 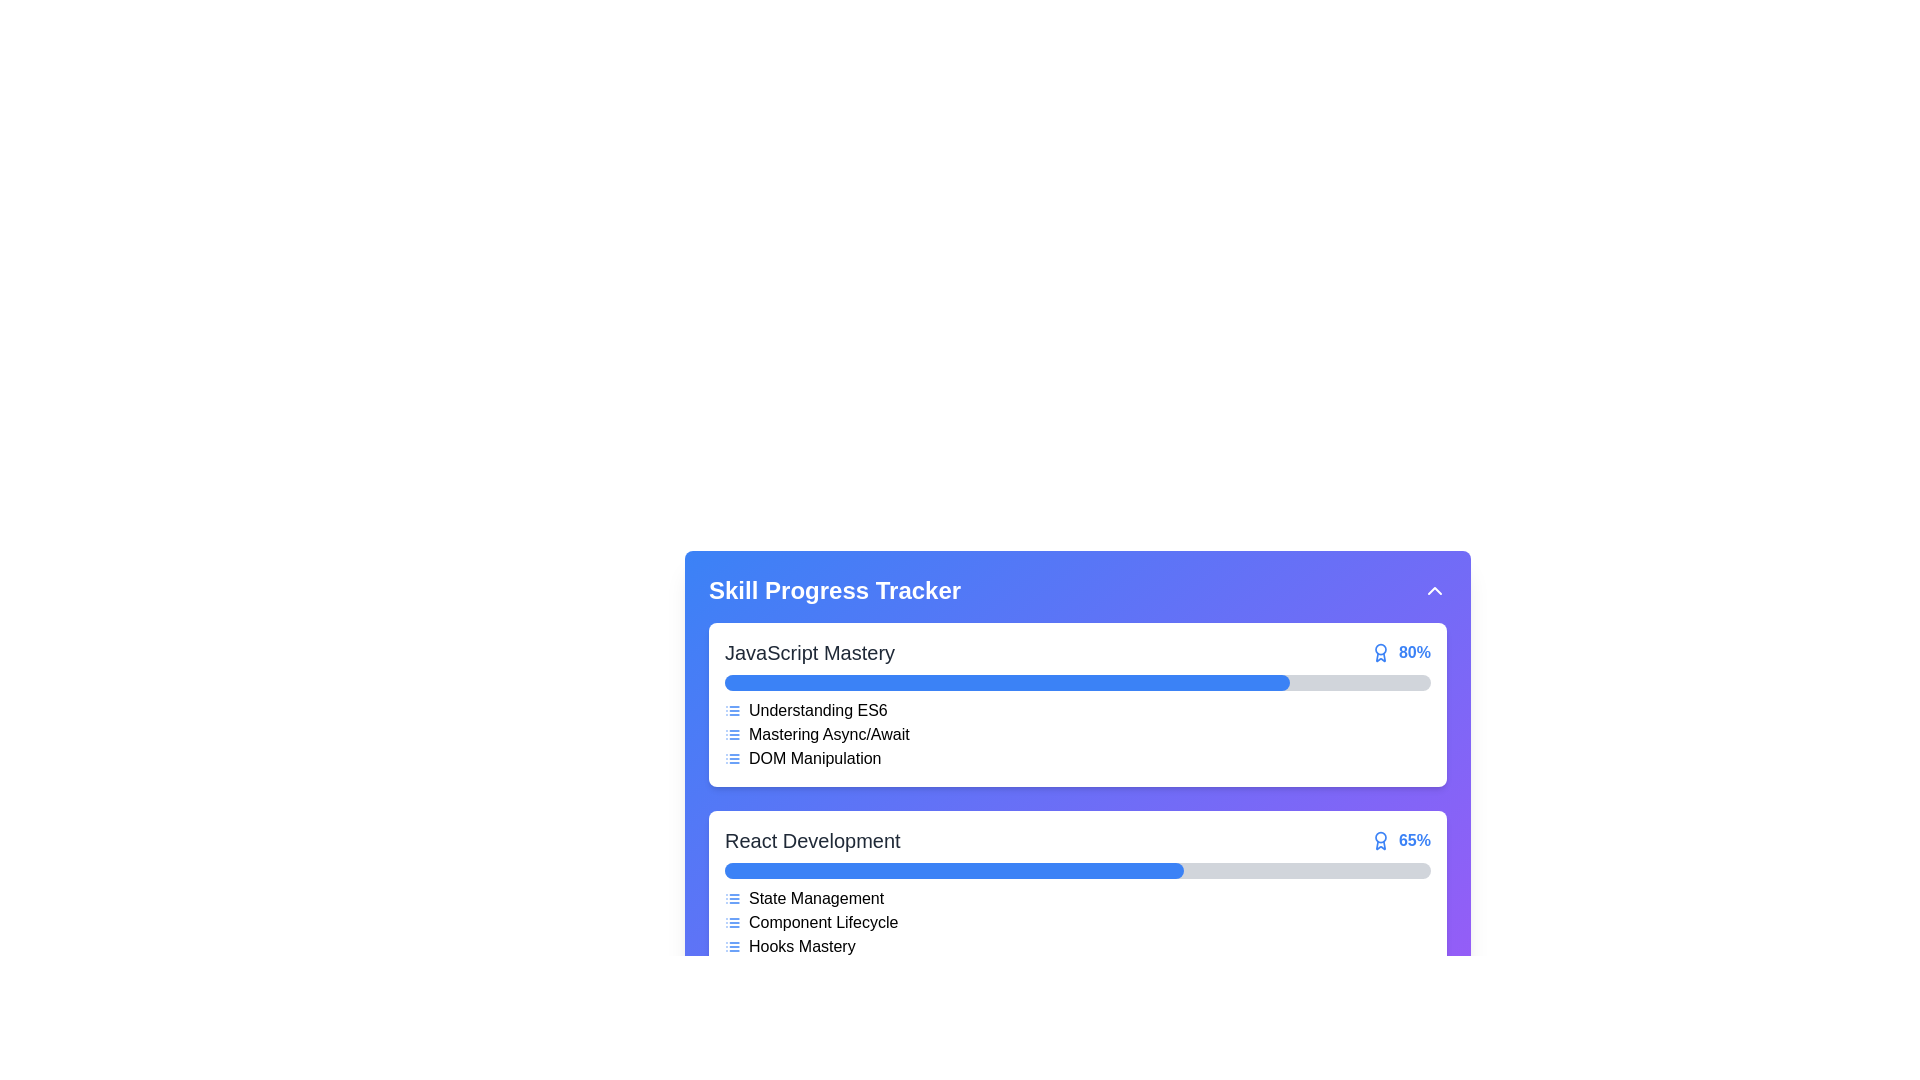 I want to click on the progress completion label for the 'React Development' task, which is located towards the right end of the progress tracker section, following the title 'React Development', so click(x=1400, y=840).